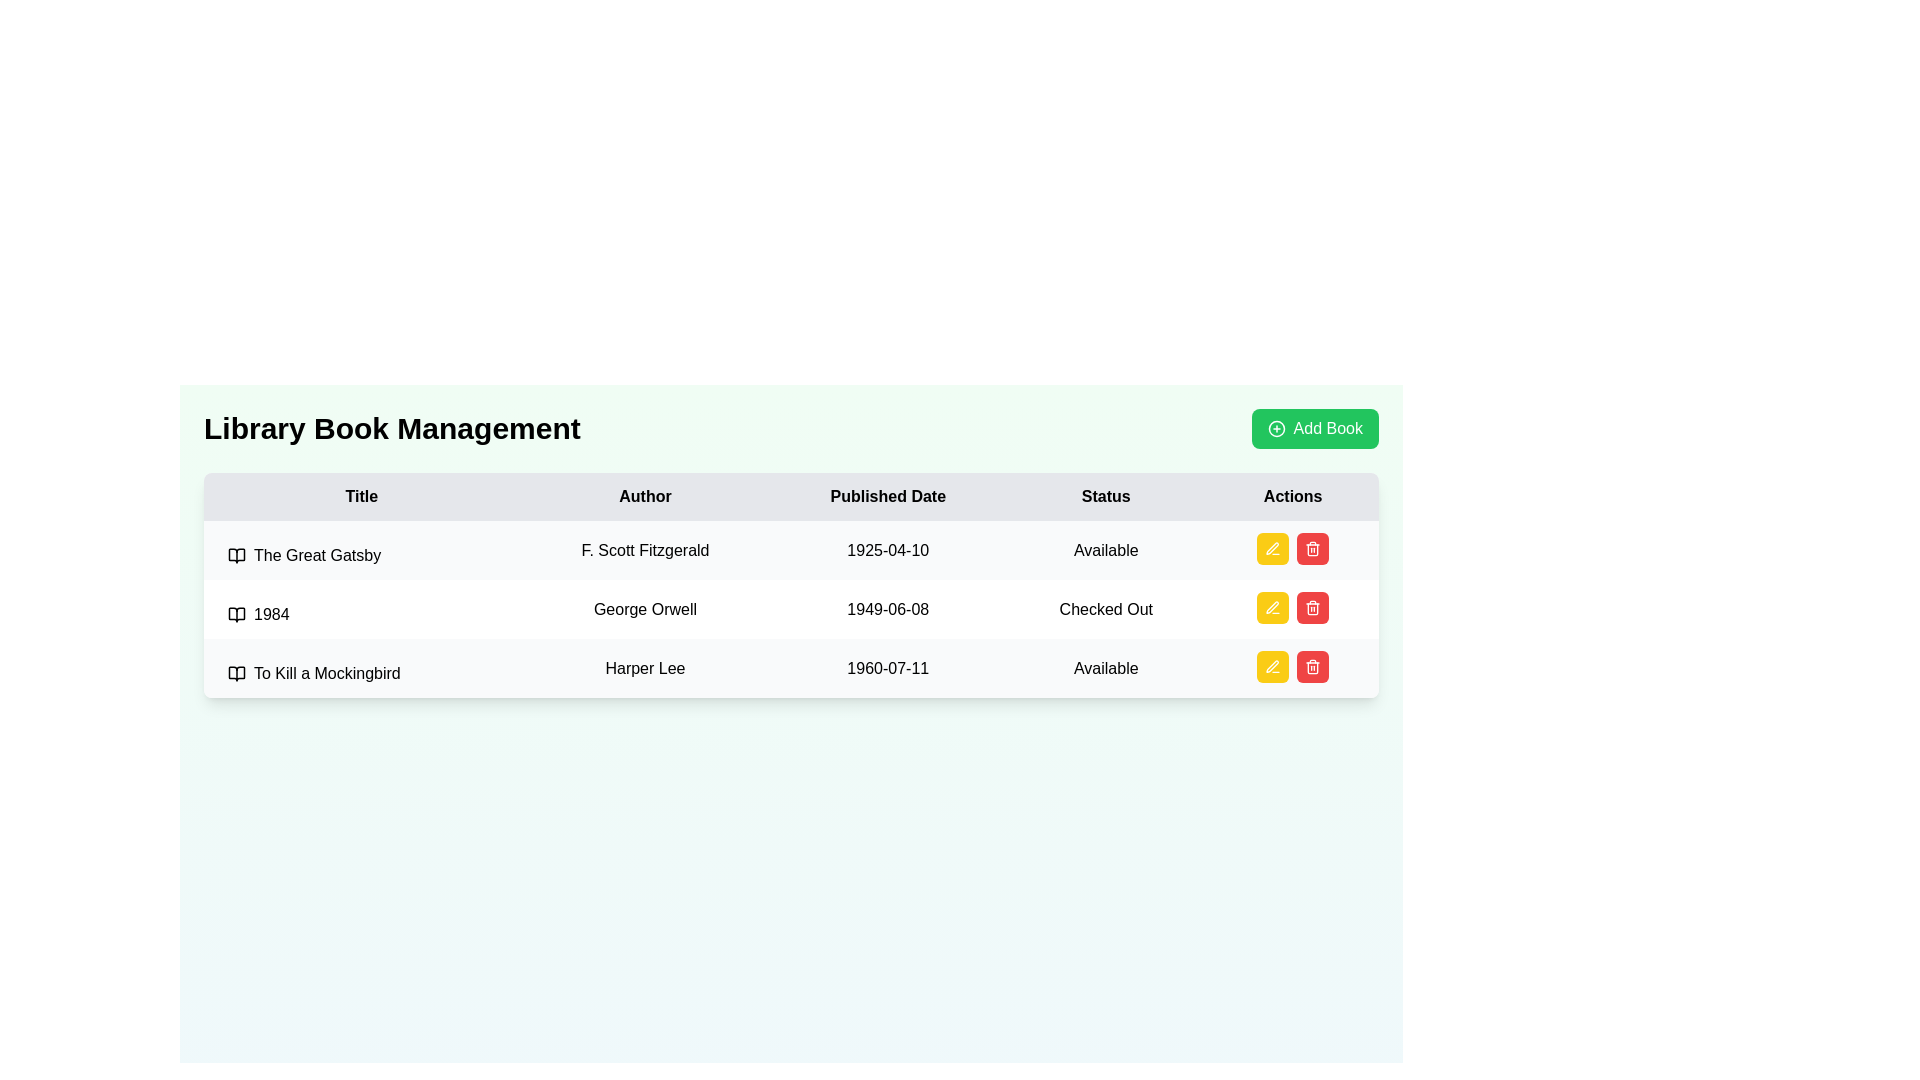 This screenshot has width=1920, height=1080. What do you see at coordinates (1105, 668) in the screenshot?
I see `the 'Available' text component in the fourth column of the third row of the table under the 'Status' header` at bounding box center [1105, 668].